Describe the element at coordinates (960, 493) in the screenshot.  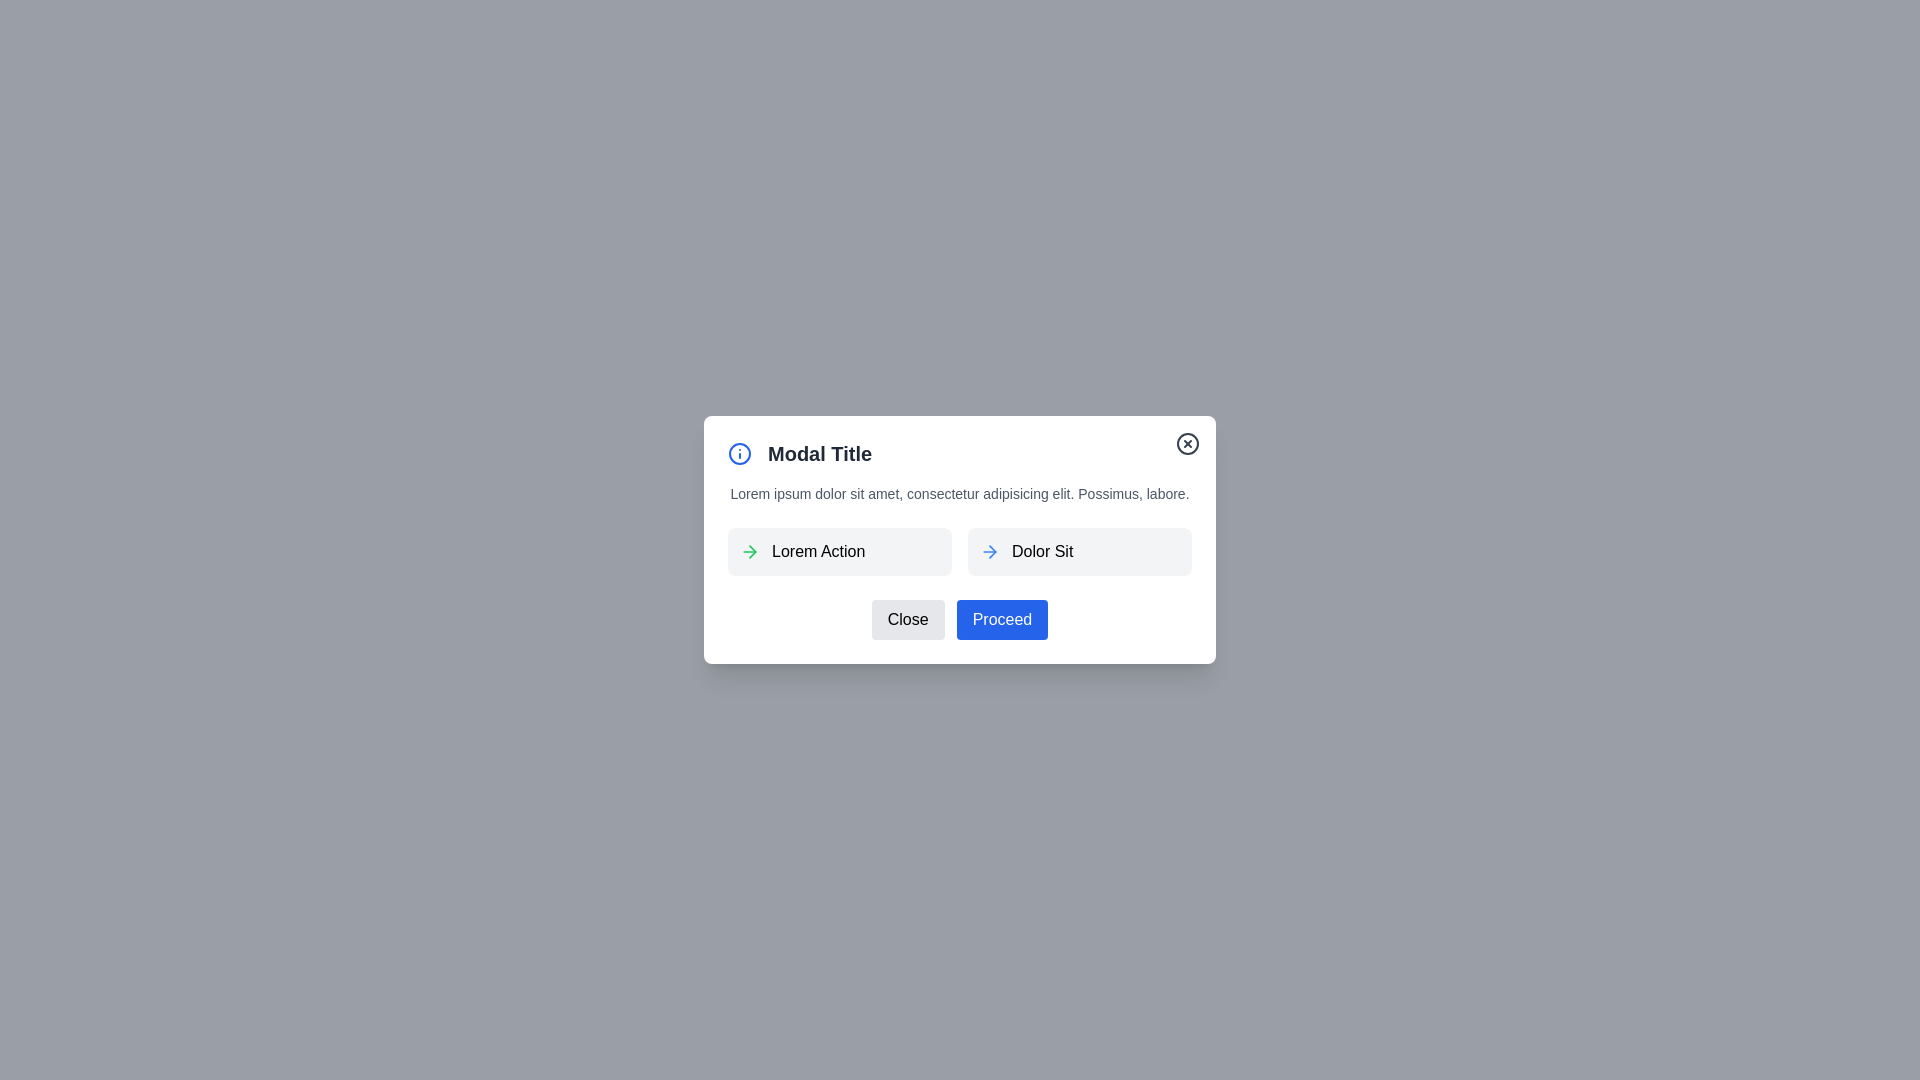
I see `the static text displaying 'Lorem ipsum dolor sit amet, consectetur adipisicing elit. Possimus, labore.' located in the modal interface, positioned below 'Modal Title' and above the buttons 'Lorem Action' and 'Dolor Sit'` at that location.